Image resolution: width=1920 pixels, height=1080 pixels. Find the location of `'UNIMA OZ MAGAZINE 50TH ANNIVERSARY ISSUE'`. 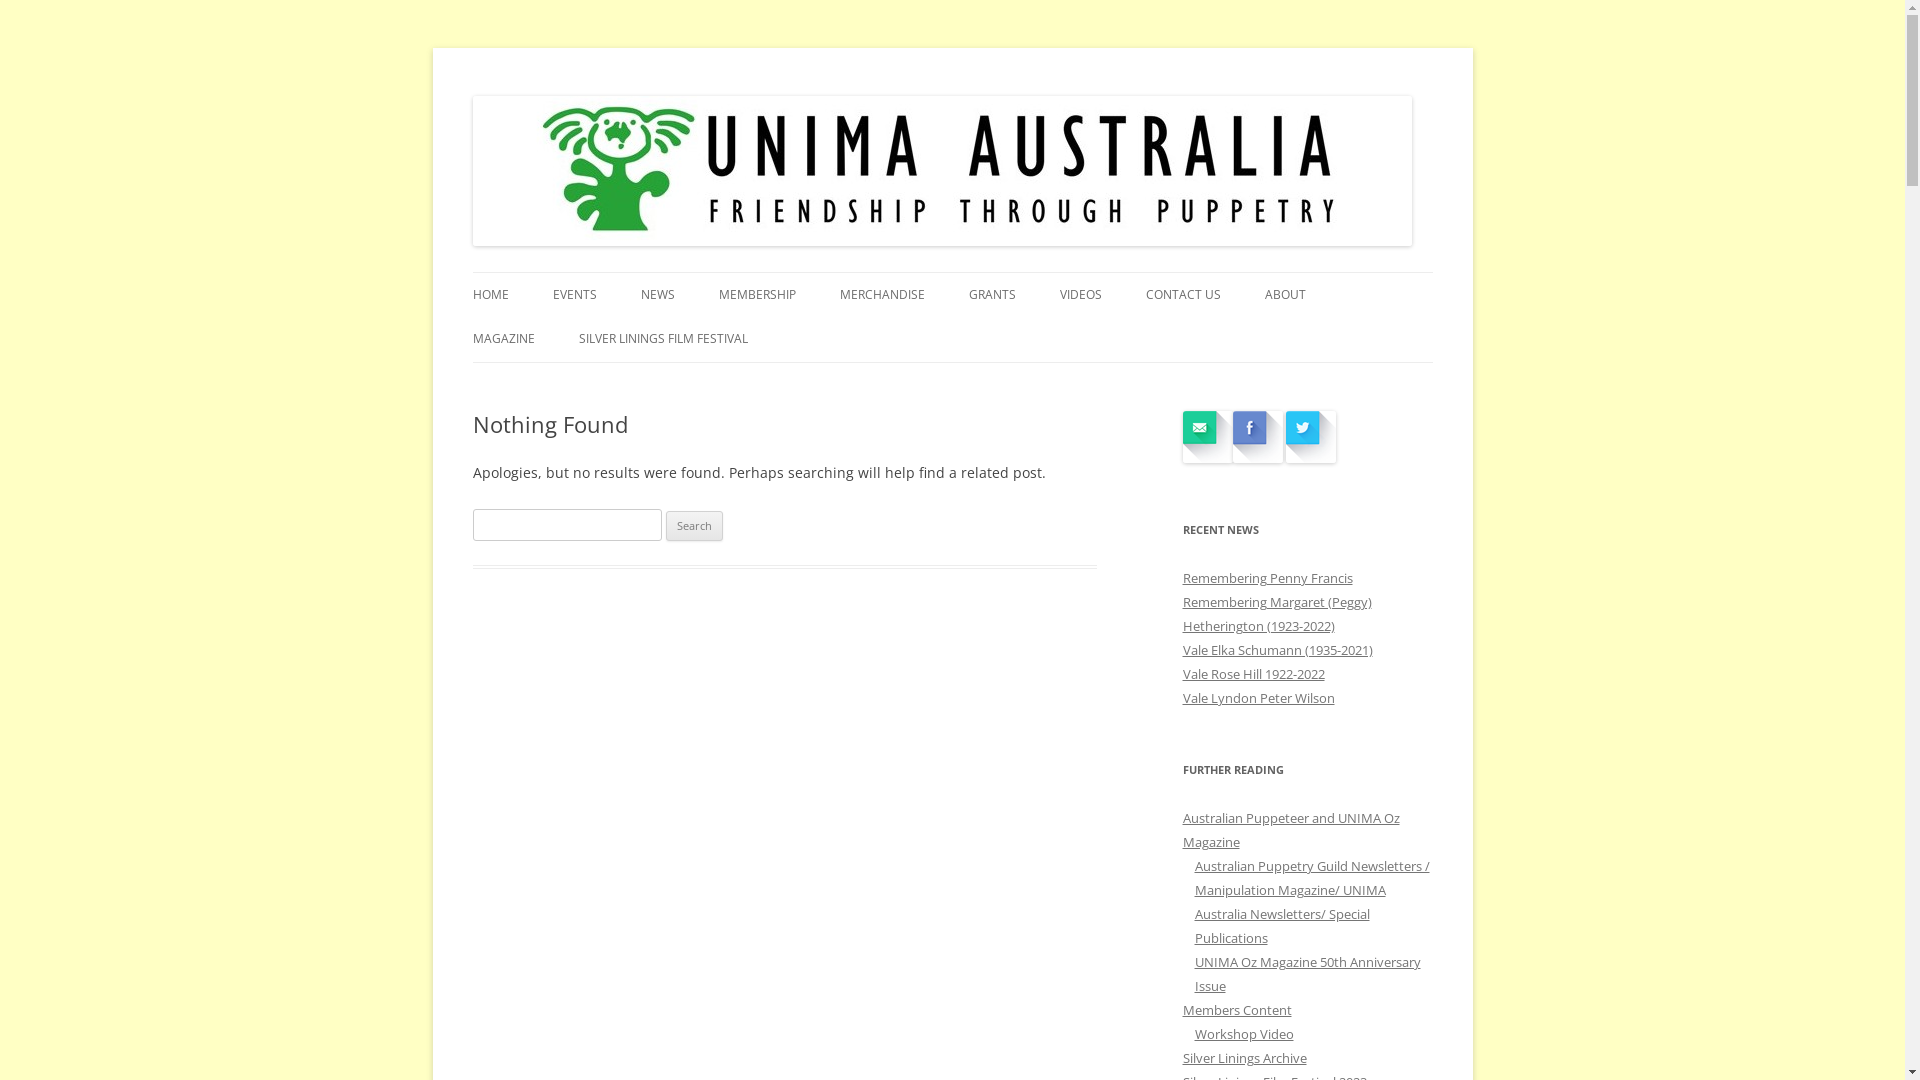

'UNIMA OZ MAGAZINE 50TH ANNIVERSARY ISSUE' is located at coordinates (570, 394).